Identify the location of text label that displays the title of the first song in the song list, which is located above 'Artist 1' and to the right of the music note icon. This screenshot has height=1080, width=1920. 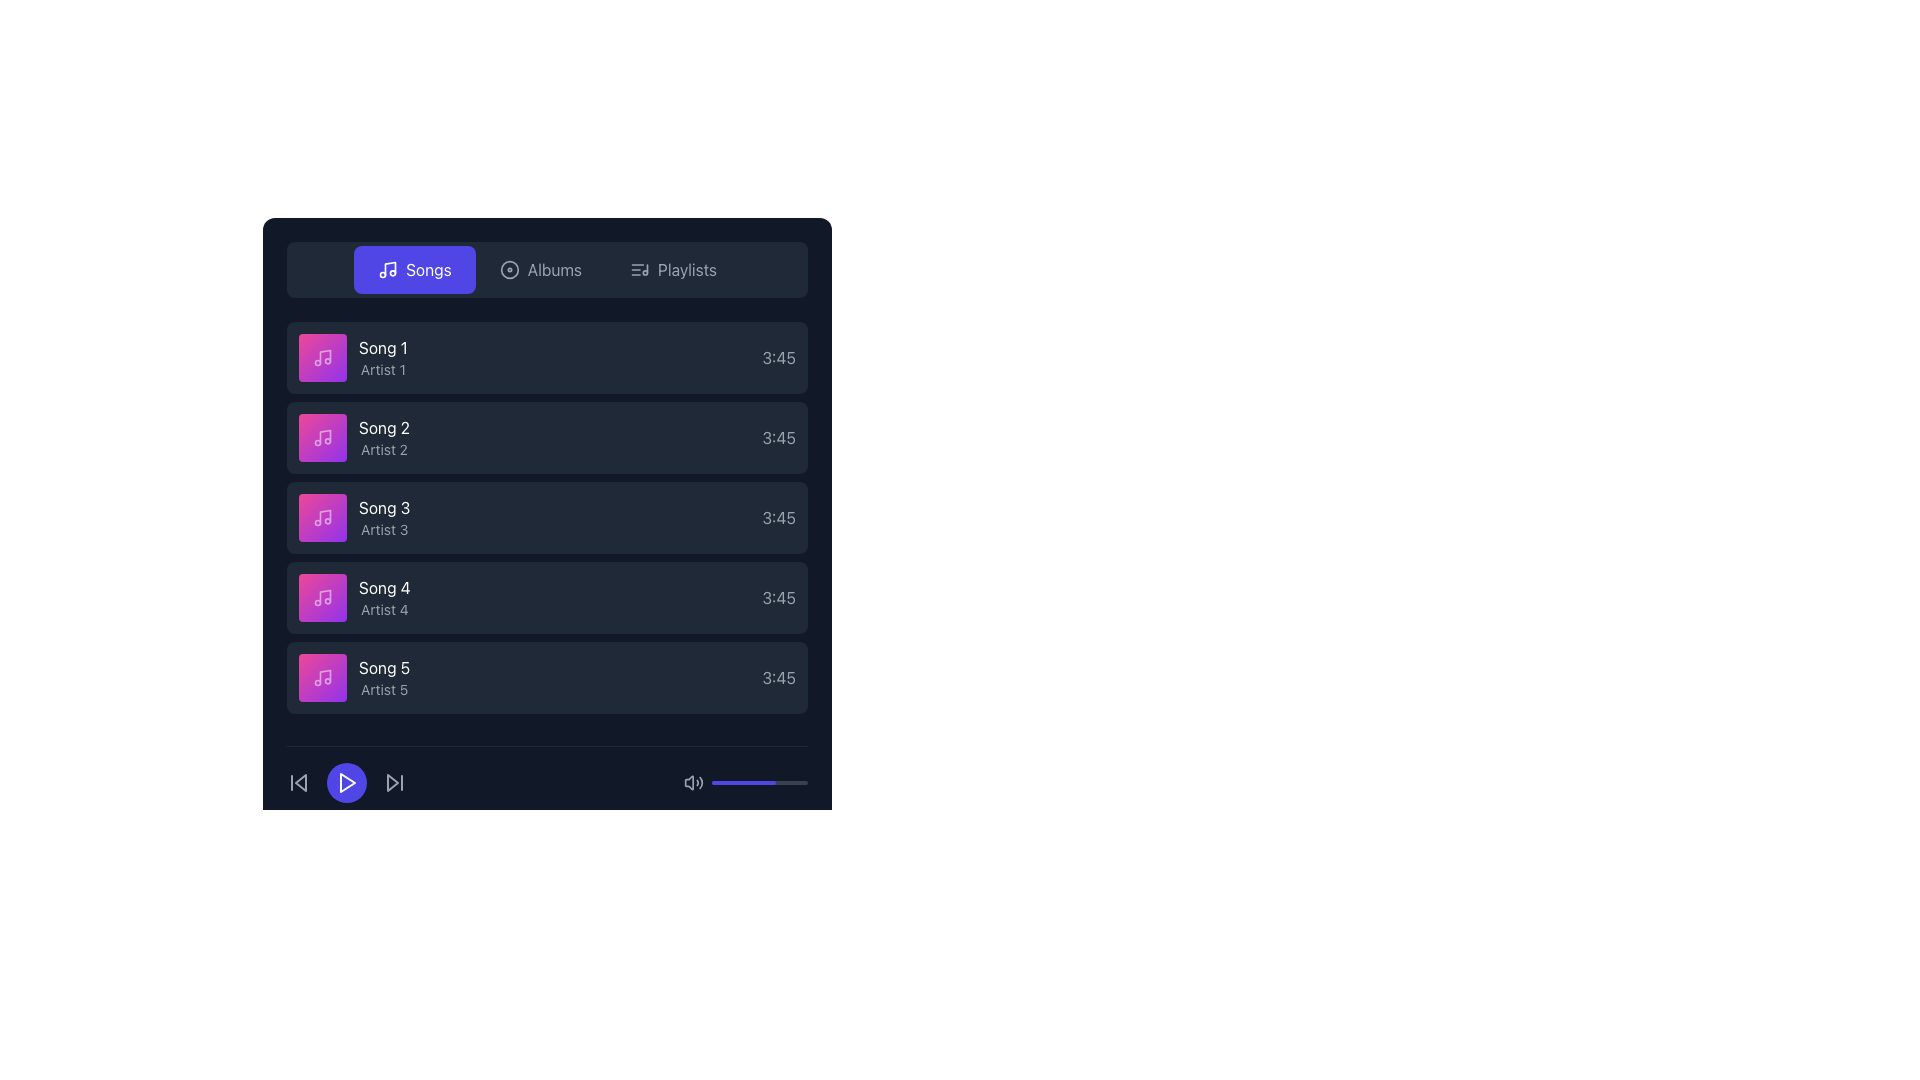
(383, 346).